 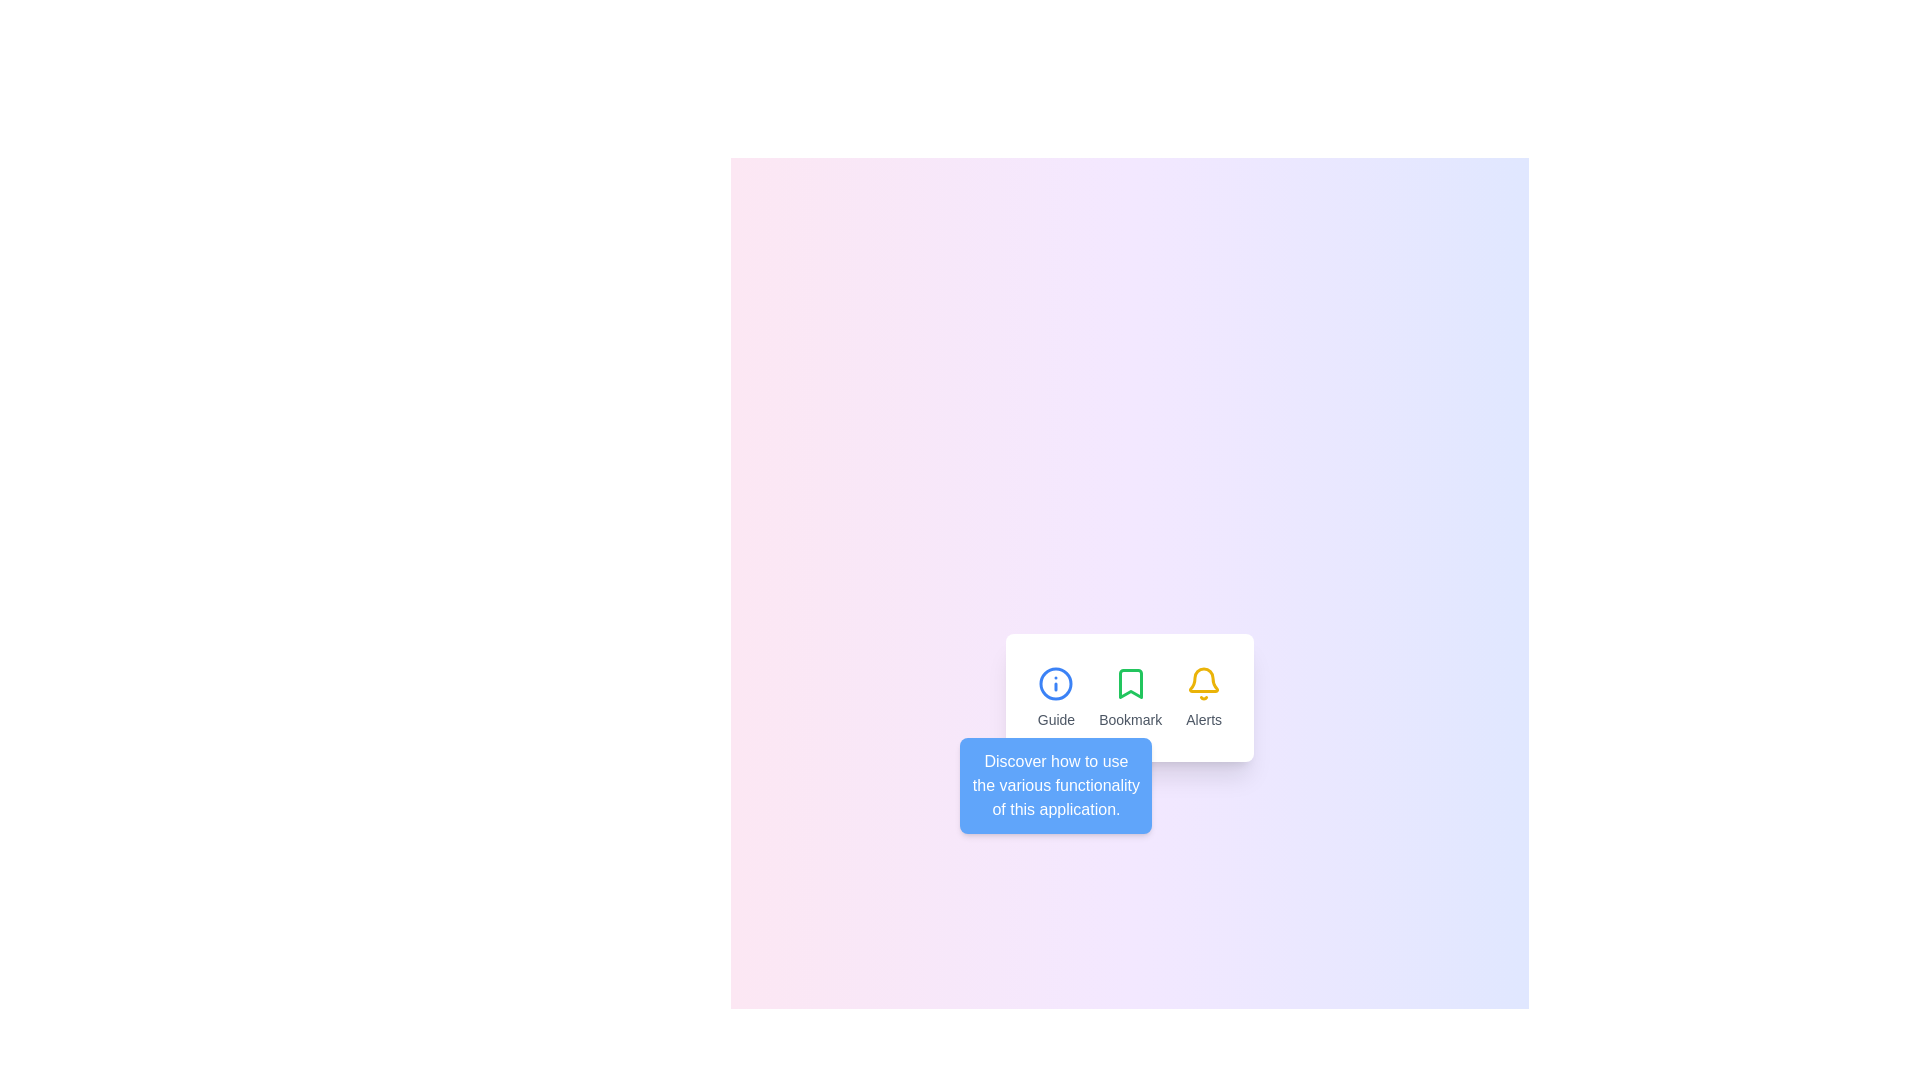 What do you see at coordinates (1130, 682) in the screenshot?
I see `the bookmarks icon located in the horizontal navigation menu, positioned between the 'Guide' icon and the 'Alerts' icon` at bounding box center [1130, 682].